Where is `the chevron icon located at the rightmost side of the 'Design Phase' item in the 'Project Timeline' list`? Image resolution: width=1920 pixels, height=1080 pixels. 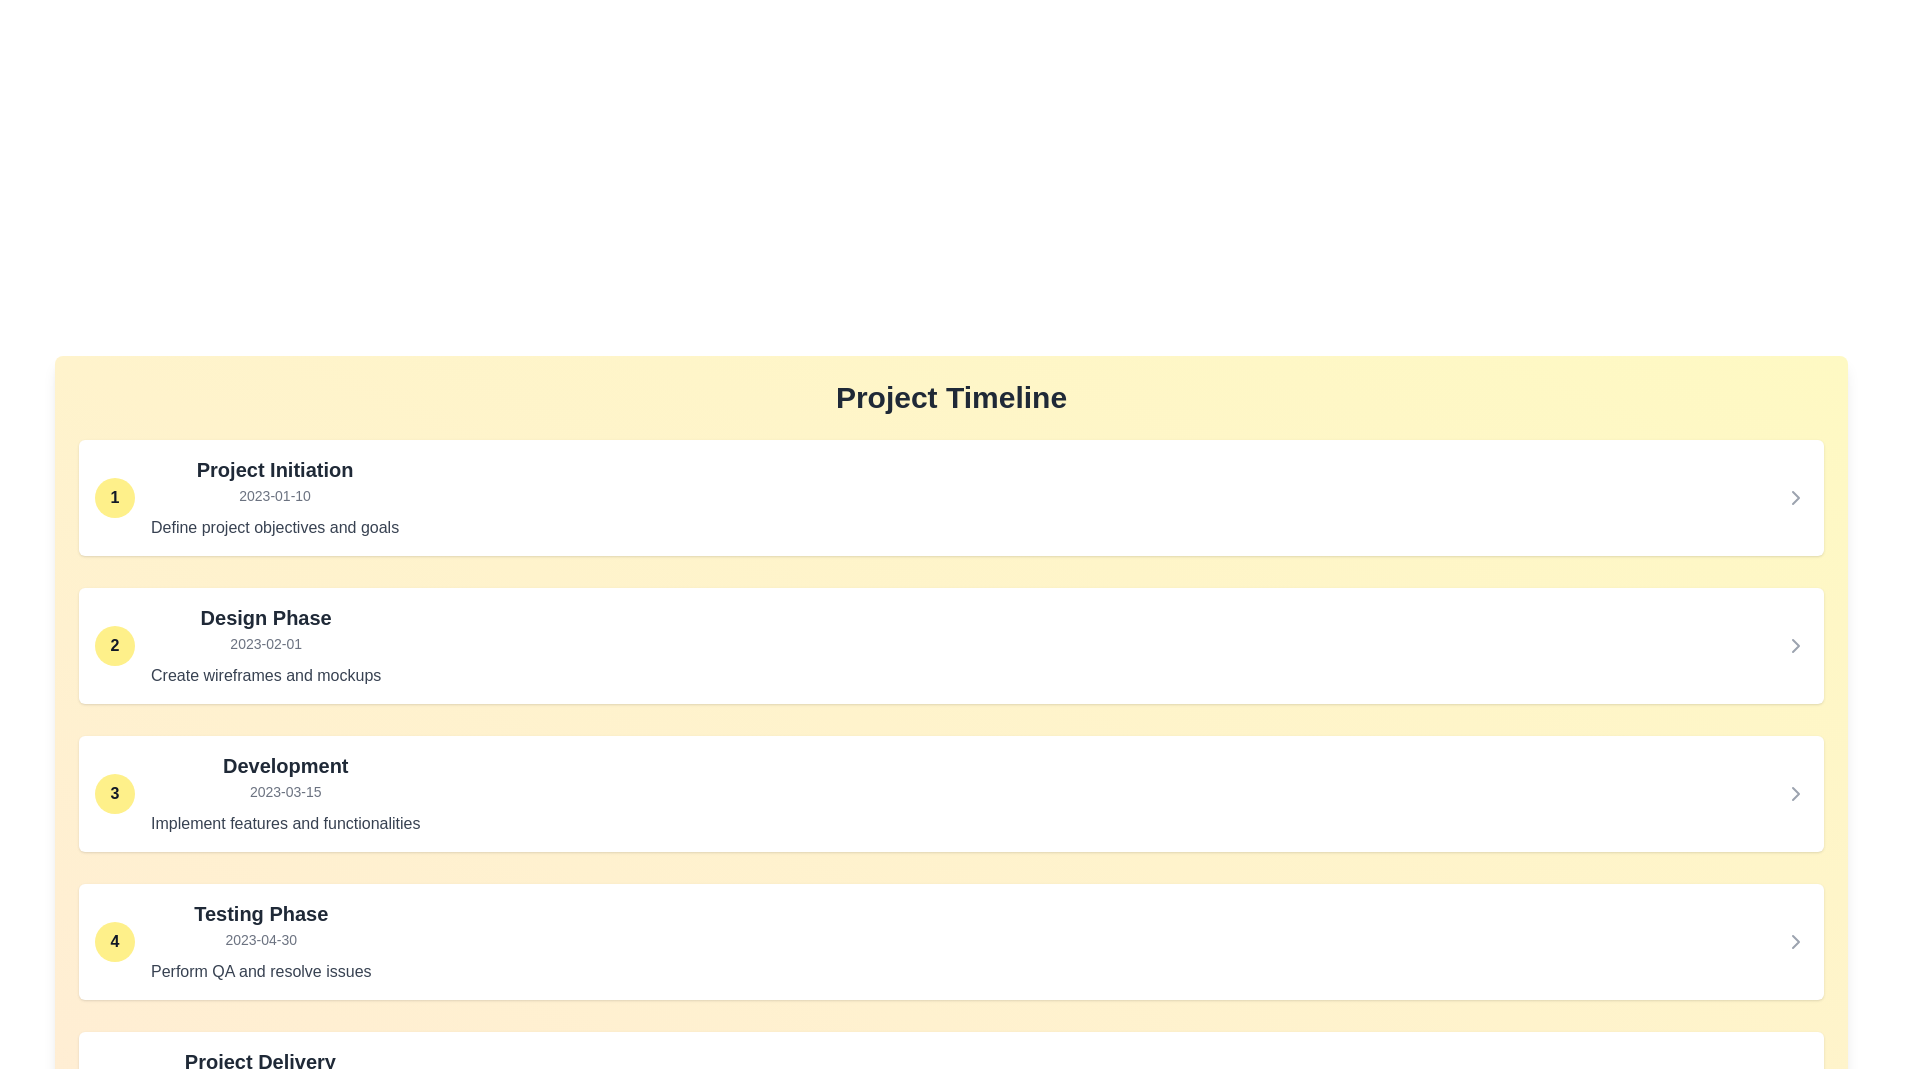
the chevron icon located at the rightmost side of the 'Design Phase' item in the 'Project Timeline' list is located at coordinates (1795, 645).